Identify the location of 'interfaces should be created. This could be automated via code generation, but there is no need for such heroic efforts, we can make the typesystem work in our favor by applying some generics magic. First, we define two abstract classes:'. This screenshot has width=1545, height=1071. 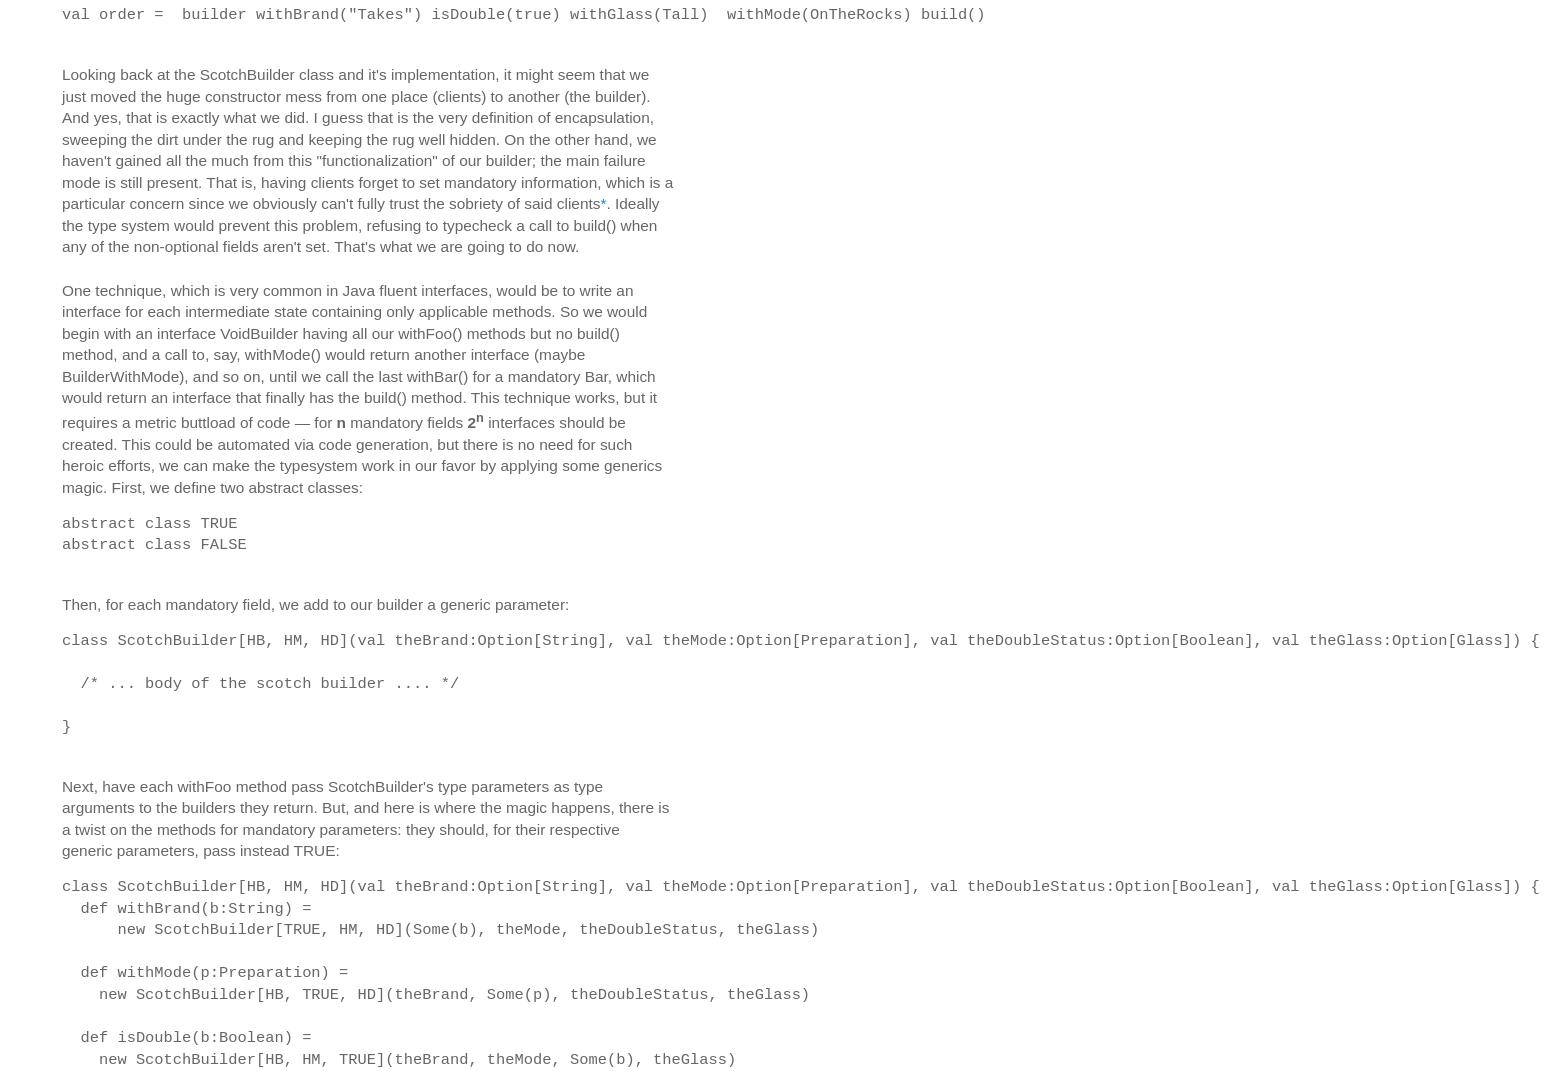
(360, 454).